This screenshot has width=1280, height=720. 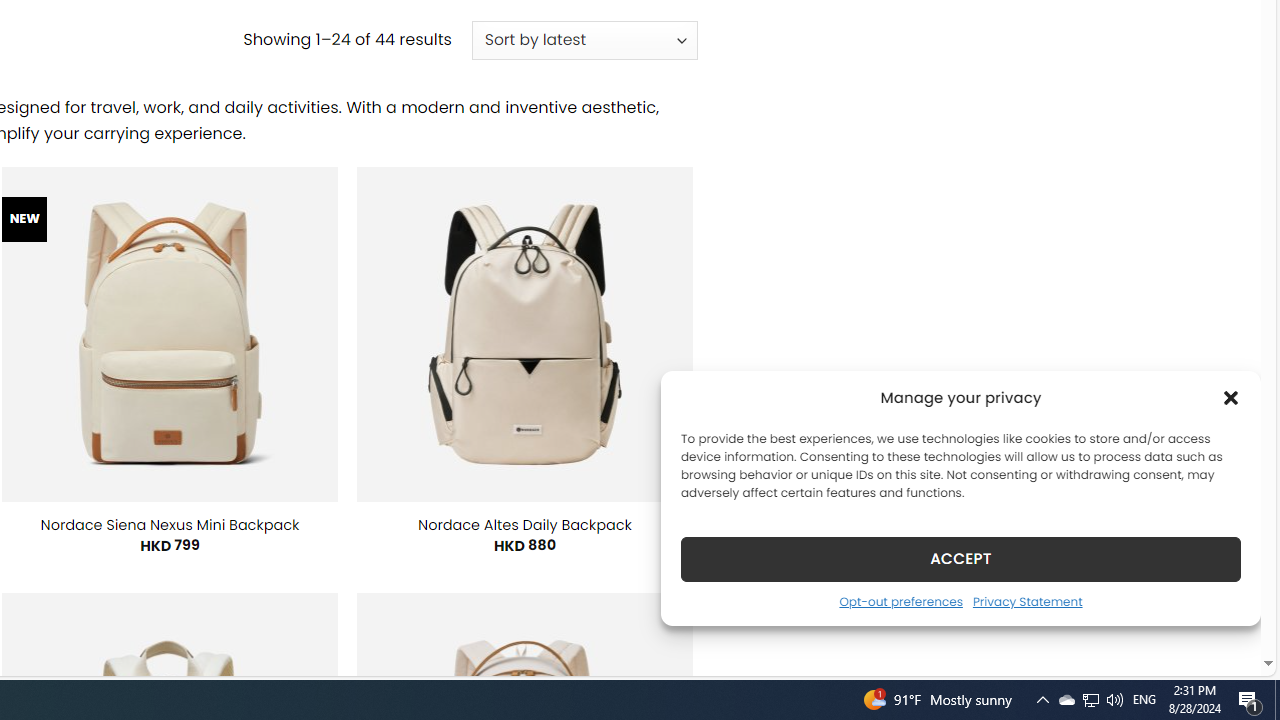 What do you see at coordinates (1230, 397) in the screenshot?
I see `'Class: cmplz-close'` at bounding box center [1230, 397].